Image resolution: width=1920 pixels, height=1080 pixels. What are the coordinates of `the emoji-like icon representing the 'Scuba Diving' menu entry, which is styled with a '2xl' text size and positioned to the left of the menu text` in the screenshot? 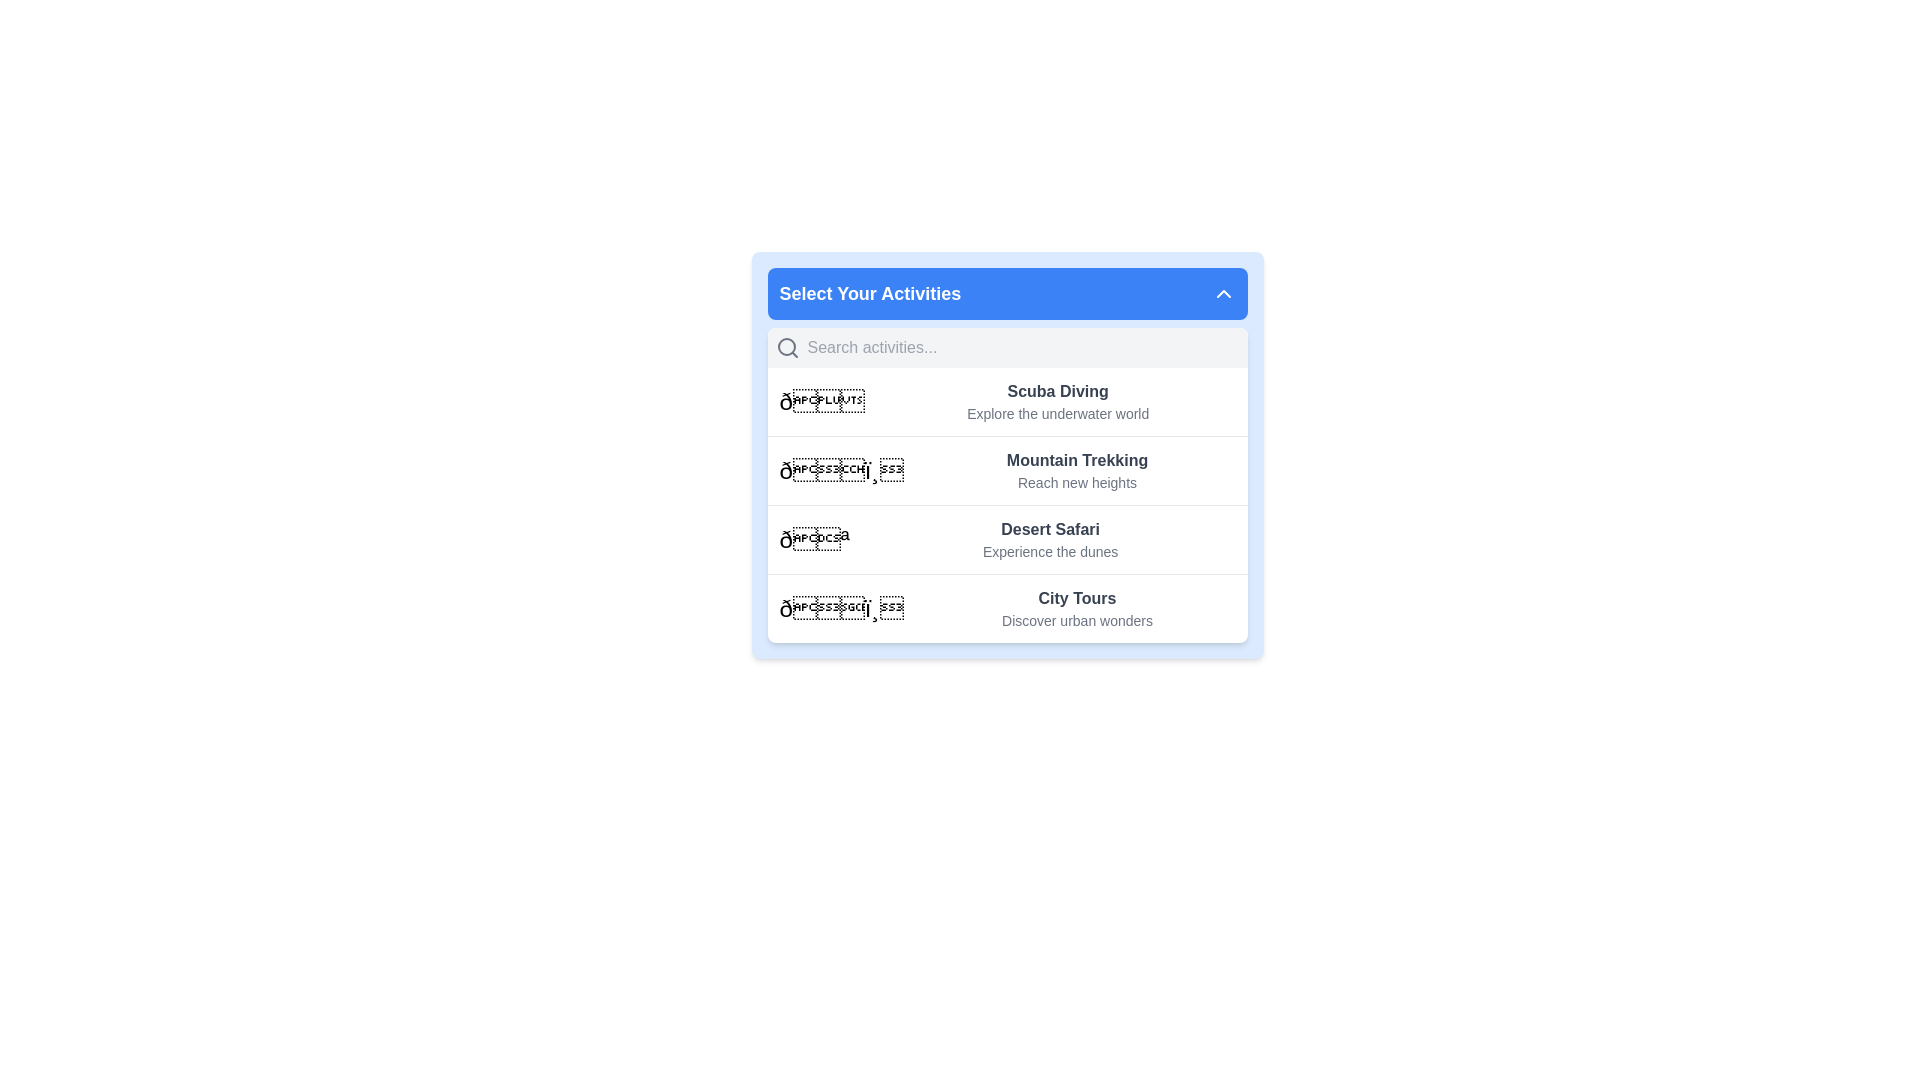 It's located at (822, 401).